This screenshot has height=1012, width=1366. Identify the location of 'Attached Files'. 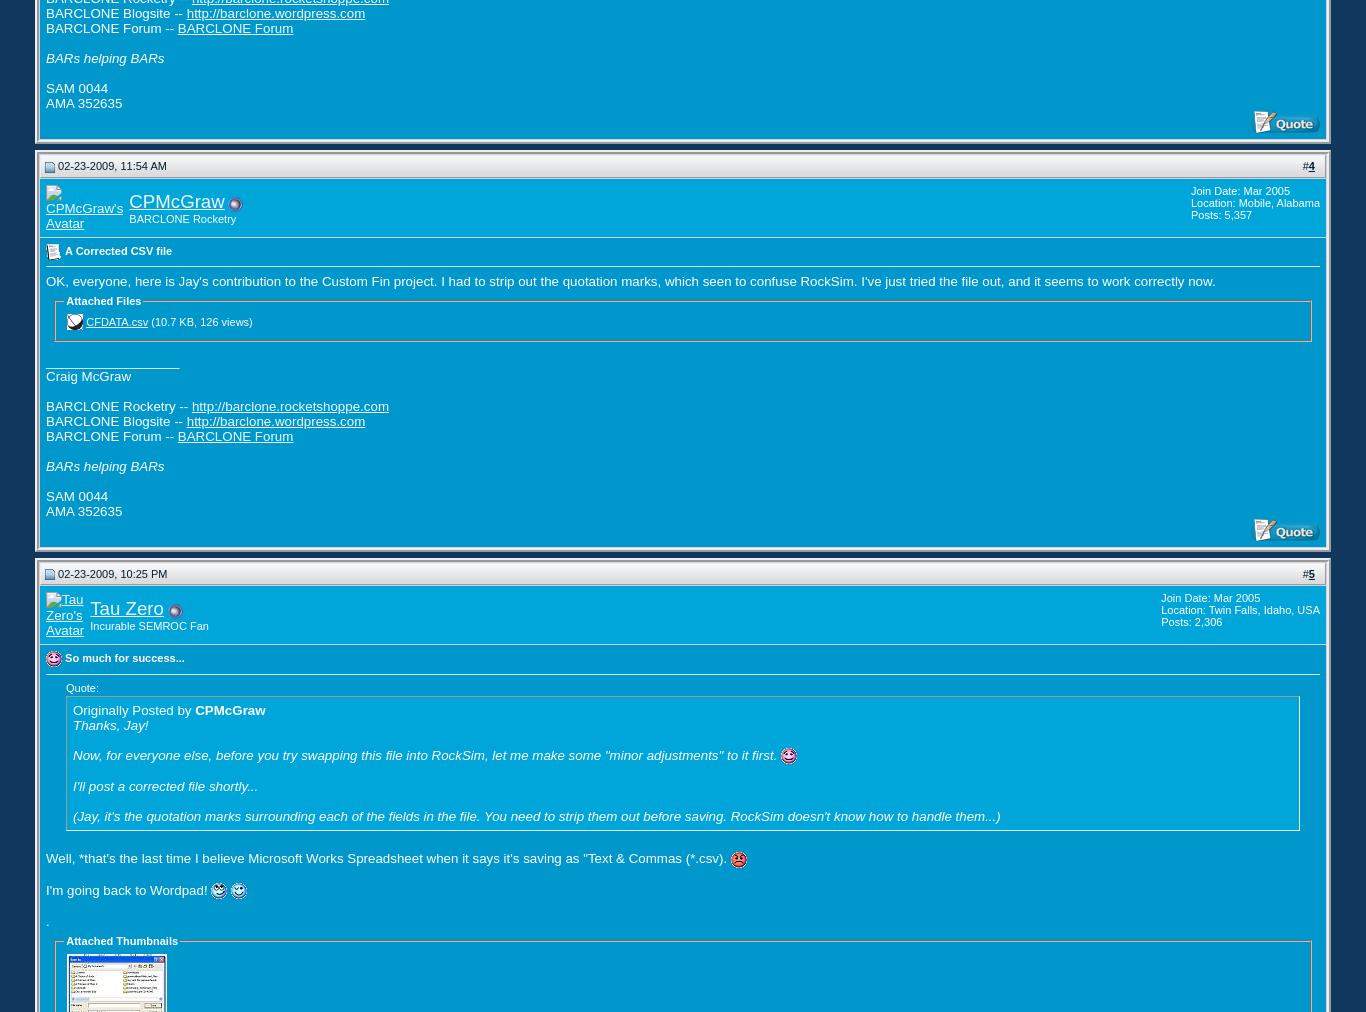
(103, 299).